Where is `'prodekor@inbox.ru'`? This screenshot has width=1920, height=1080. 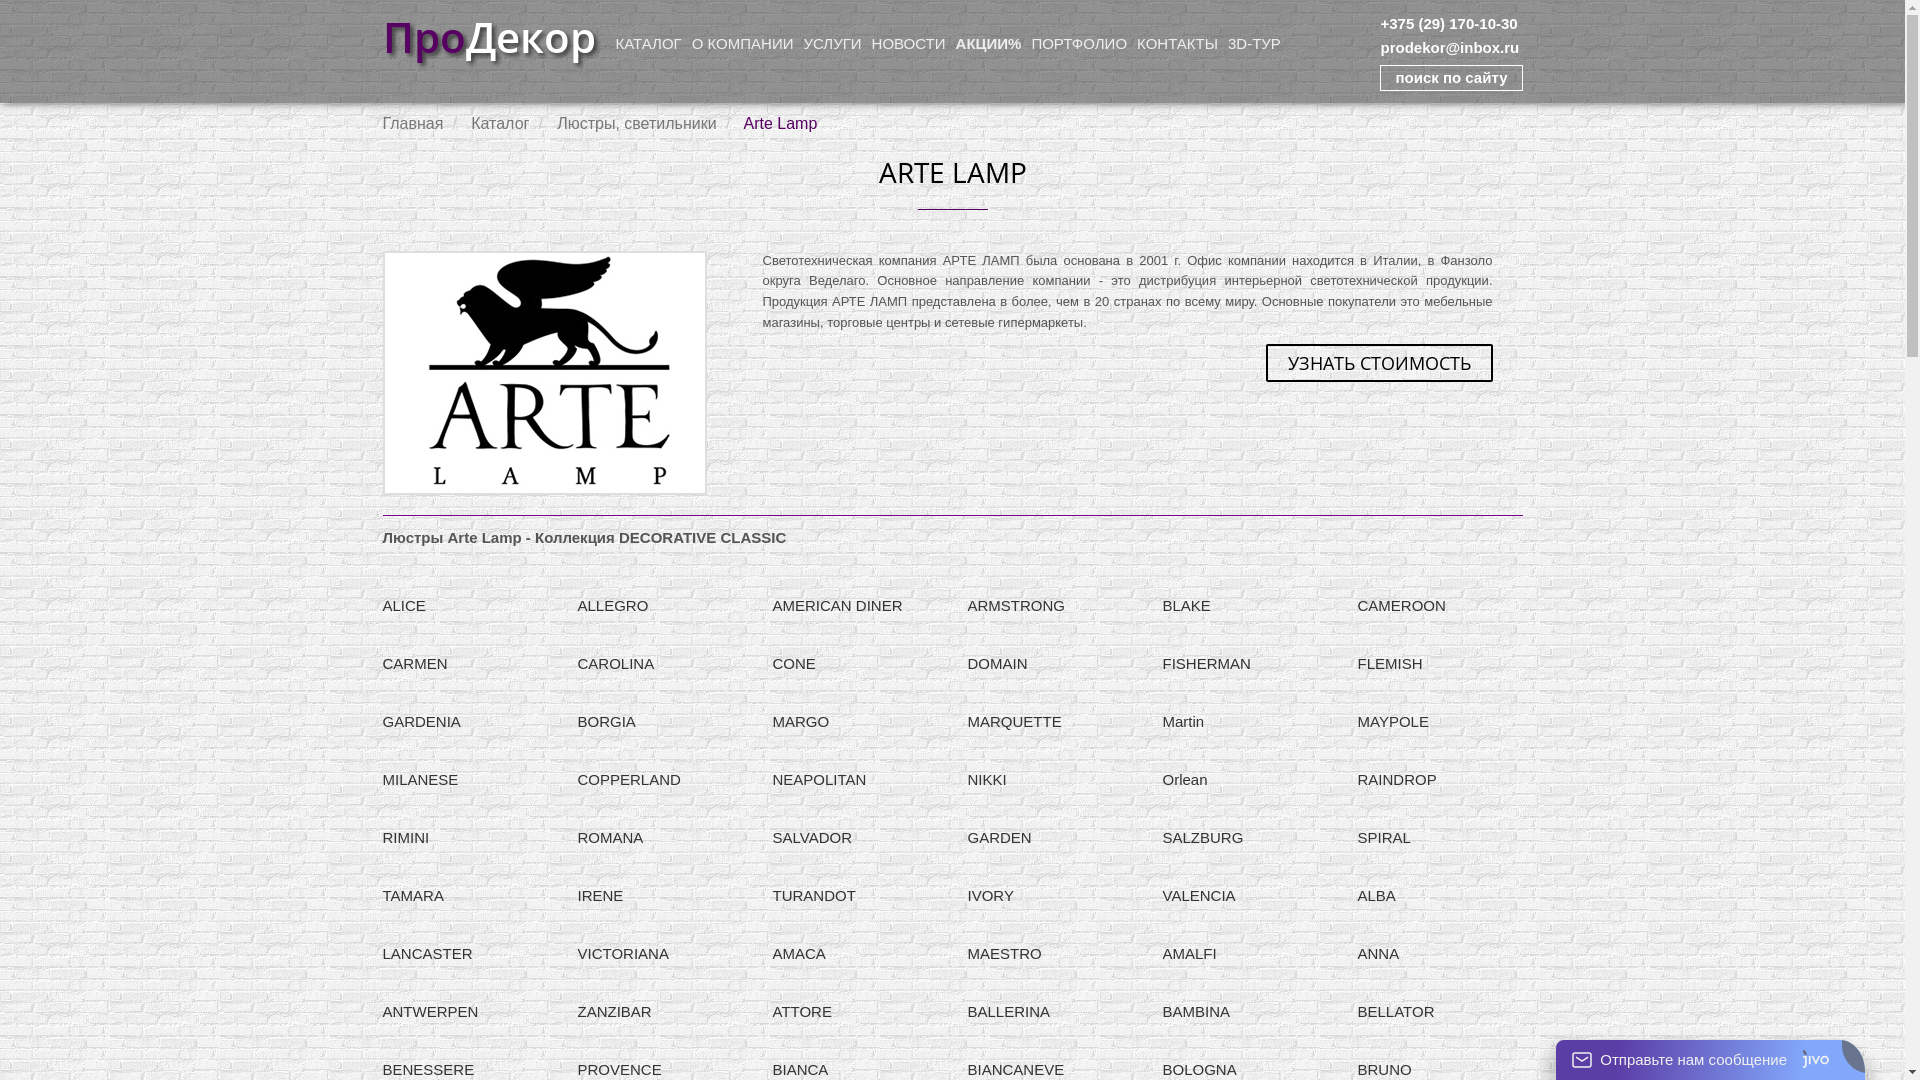 'prodekor@inbox.ru' is located at coordinates (1449, 46).